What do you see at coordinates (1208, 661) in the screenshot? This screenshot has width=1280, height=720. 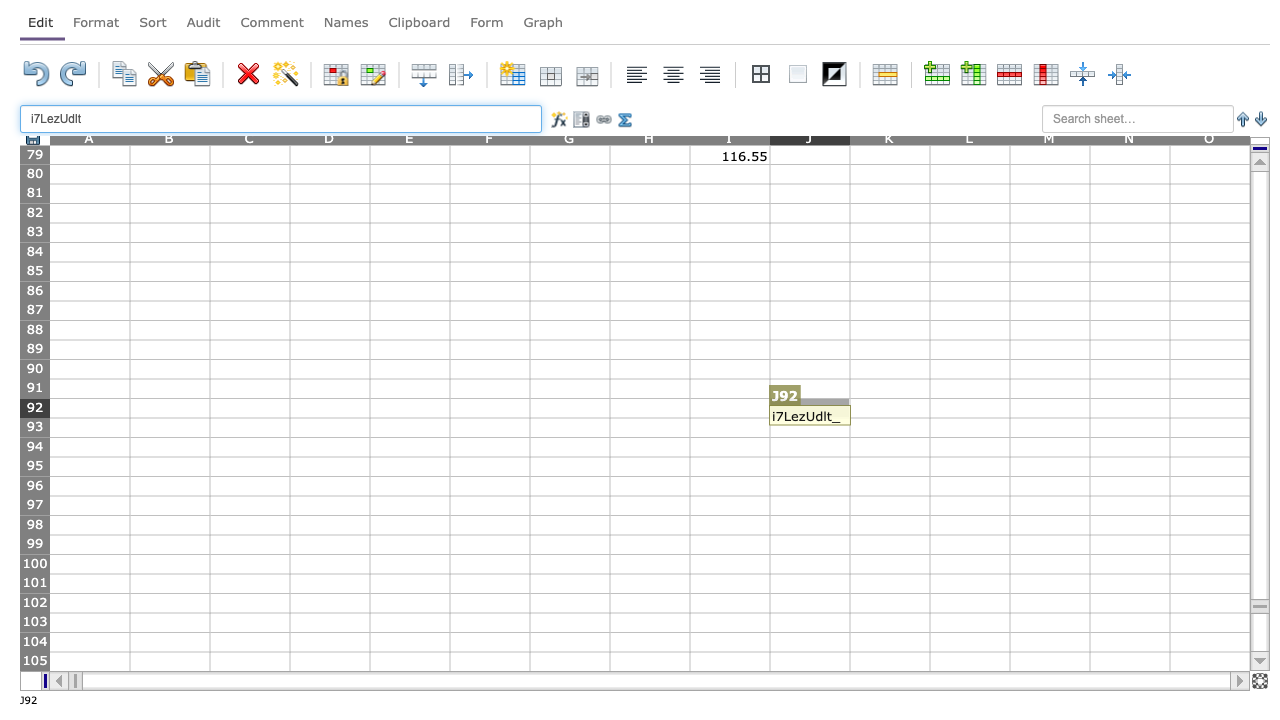 I see `column O row 105` at bounding box center [1208, 661].